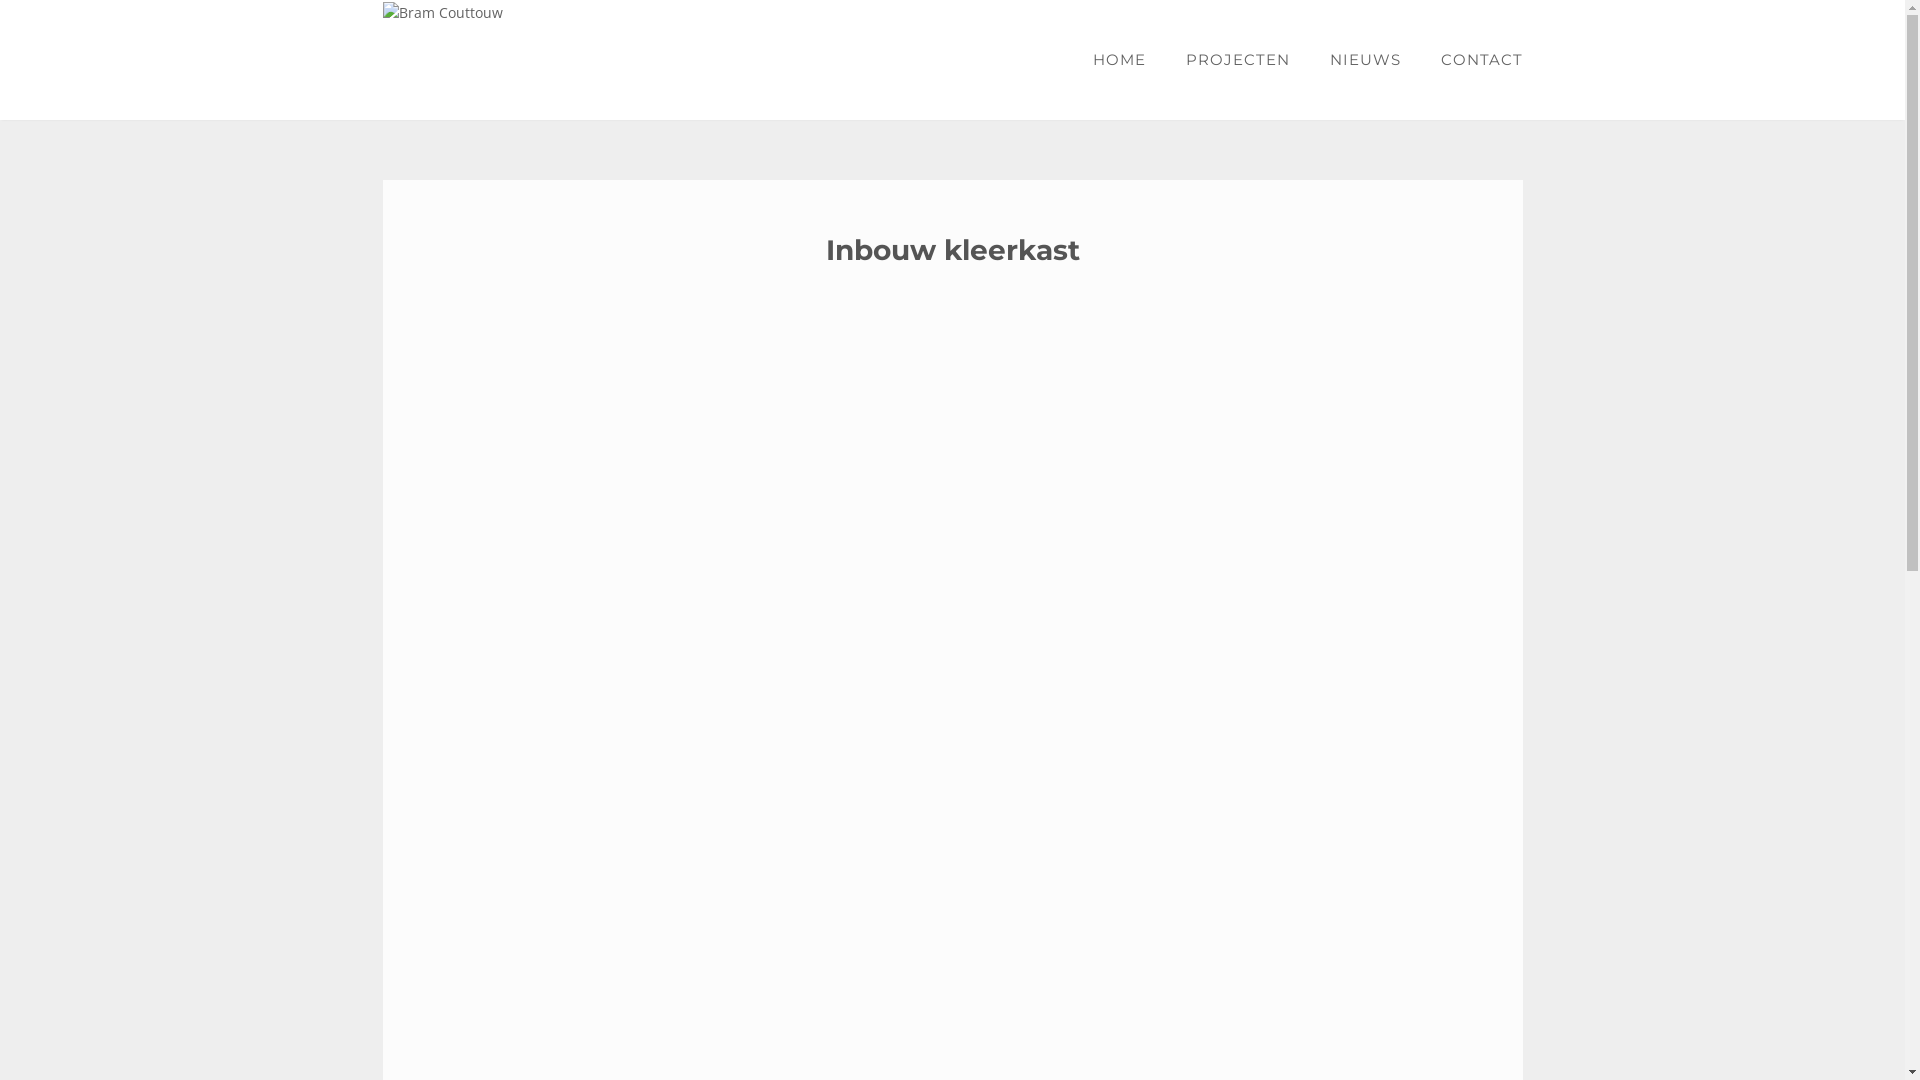 The height and width of the screenshot is (1080, 1920). I want to click on 'CONTACT', so click(1419, 59).